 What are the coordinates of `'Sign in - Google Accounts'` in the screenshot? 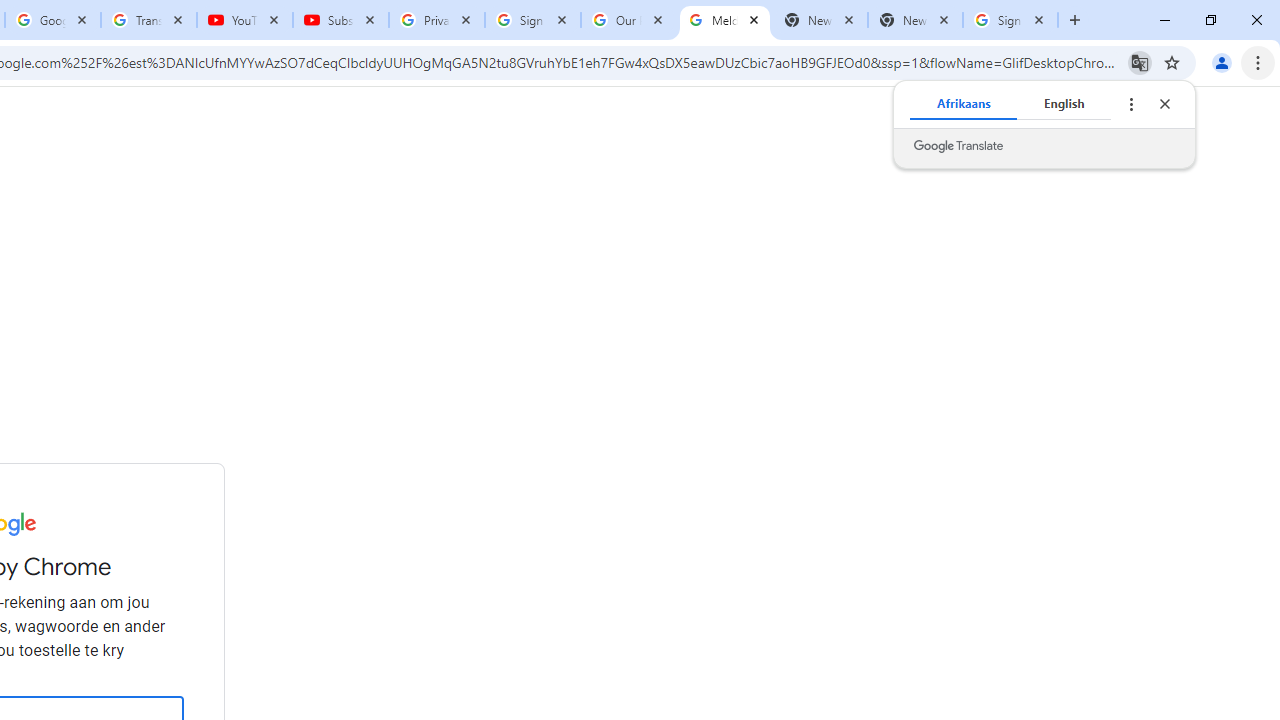 It's located at (533, 20).